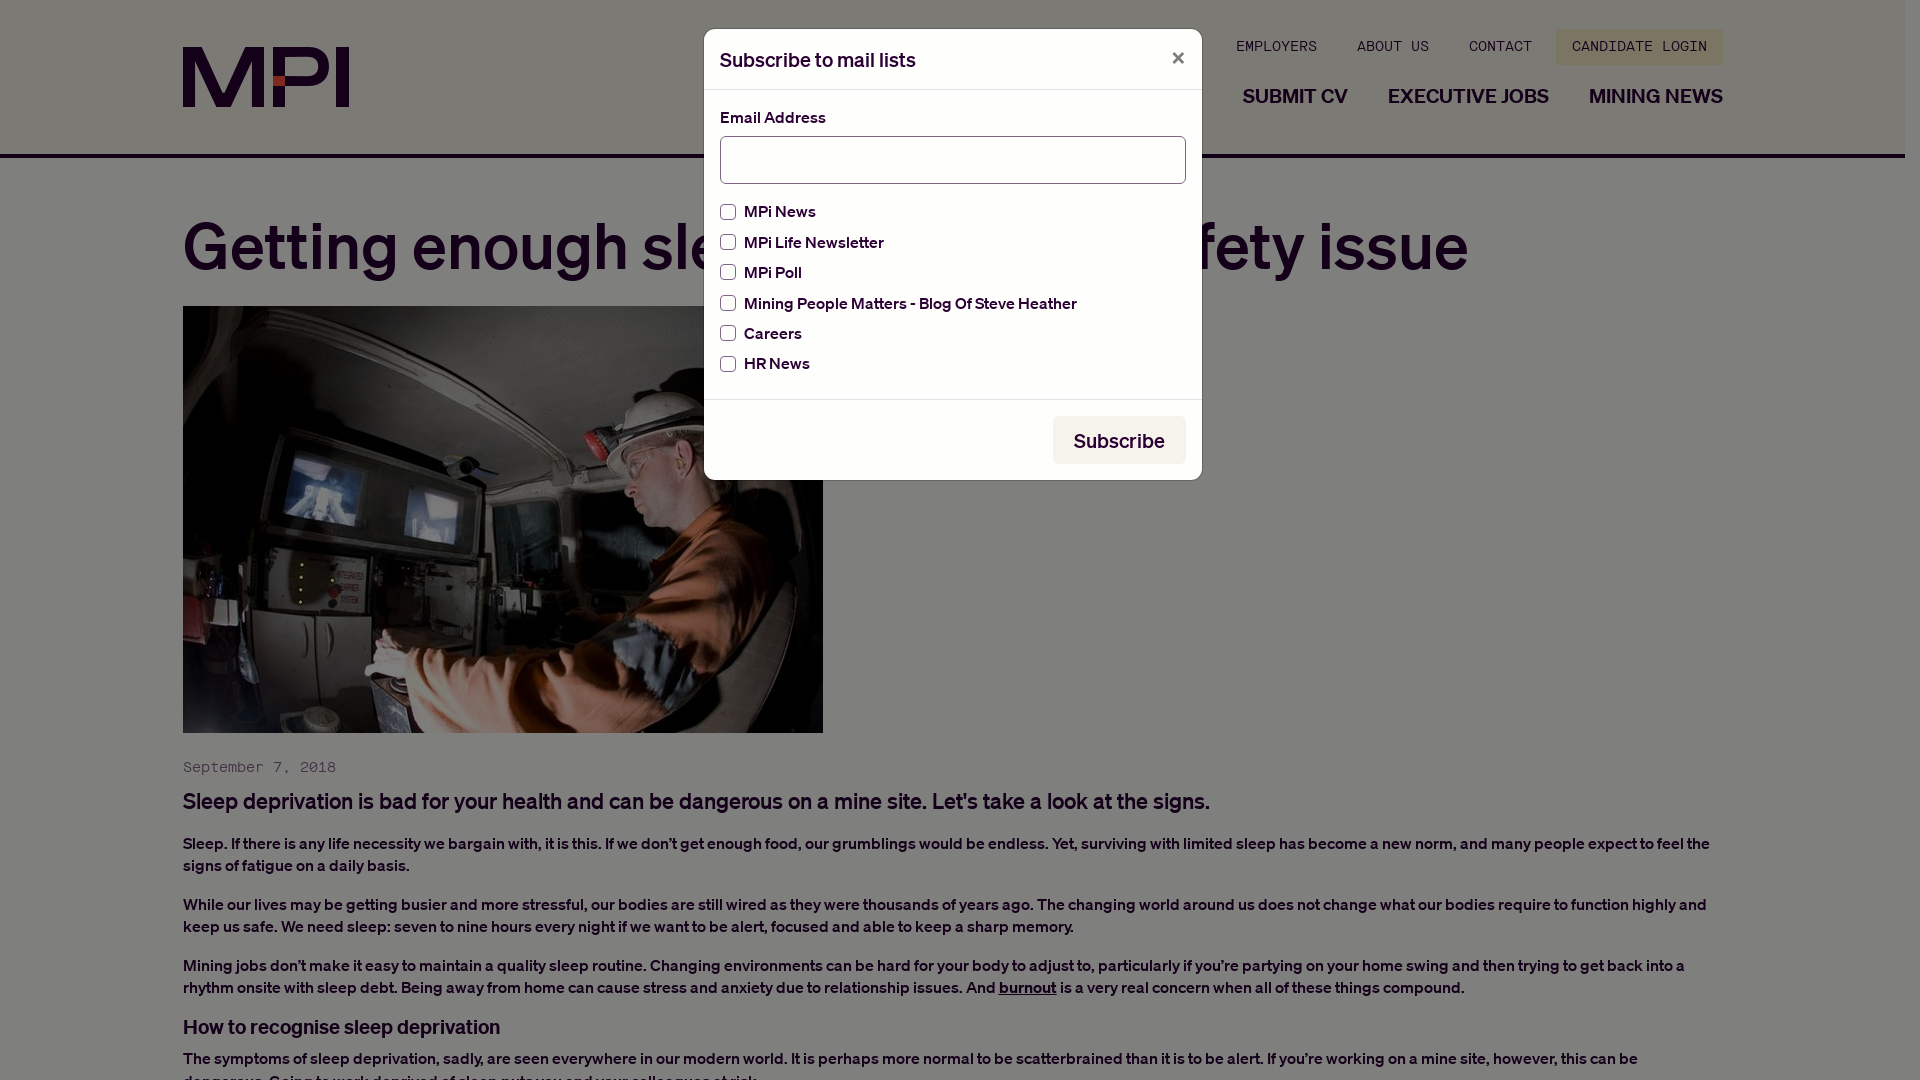 This screenshot has width=1920, height=1080. Describe the element at coordinates (1218, 45) in the screenshot. I see `'EMPLOYERS'` at that location.